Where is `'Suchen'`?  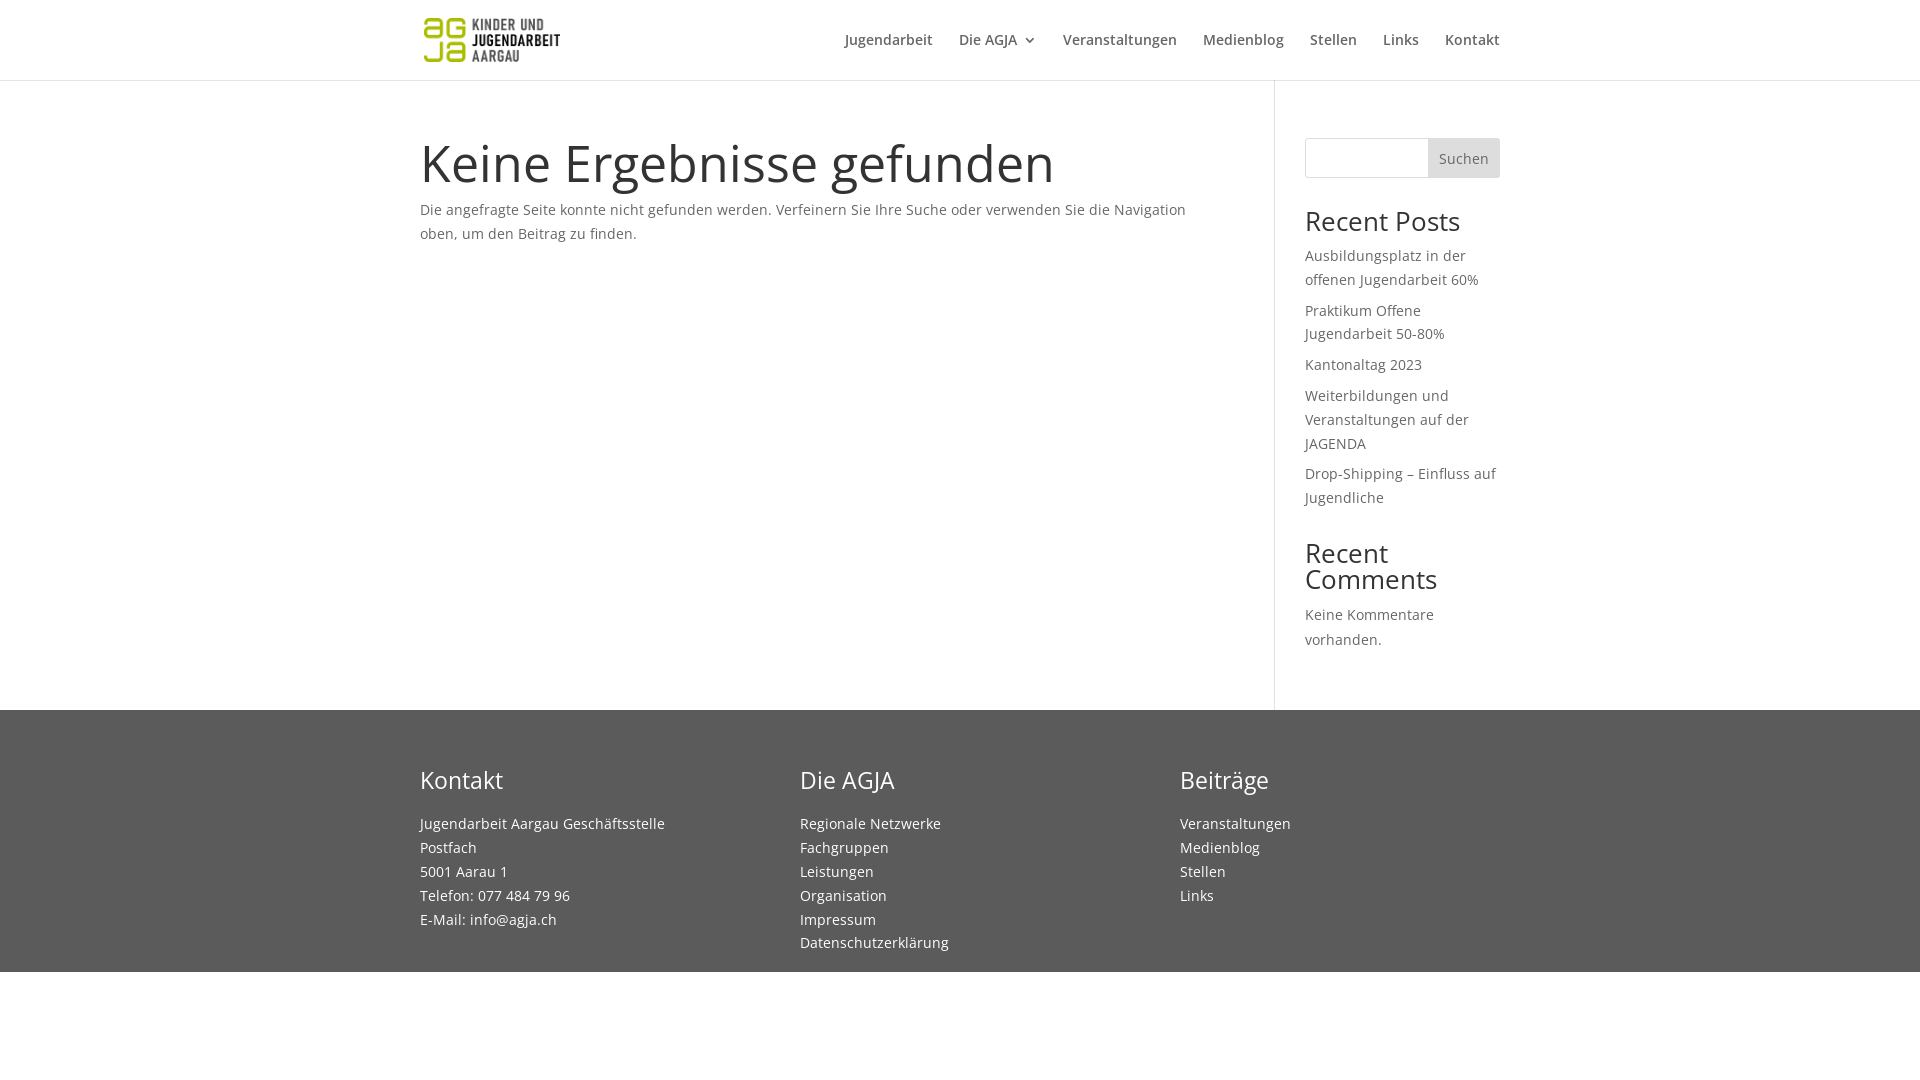 'Suchen' is located at coordinates (1464, 157).